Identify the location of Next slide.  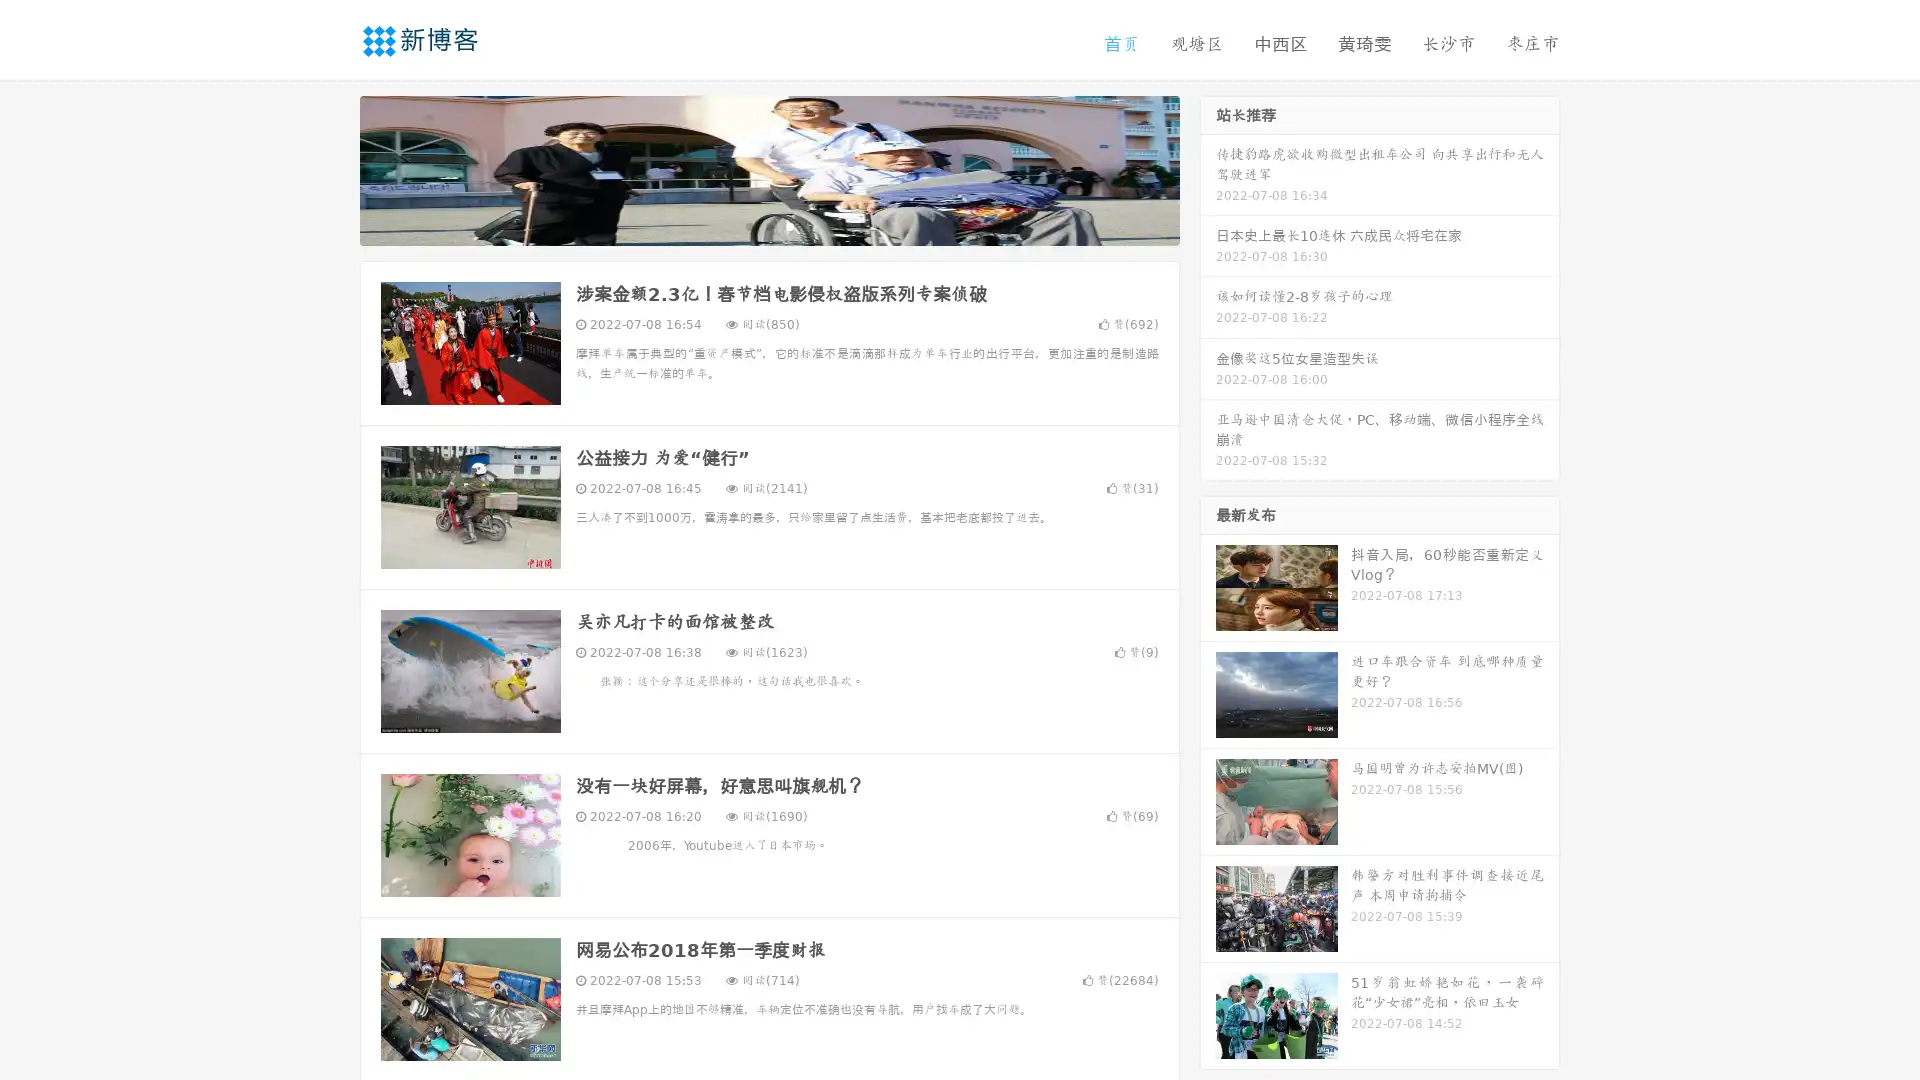
(1208, 168).